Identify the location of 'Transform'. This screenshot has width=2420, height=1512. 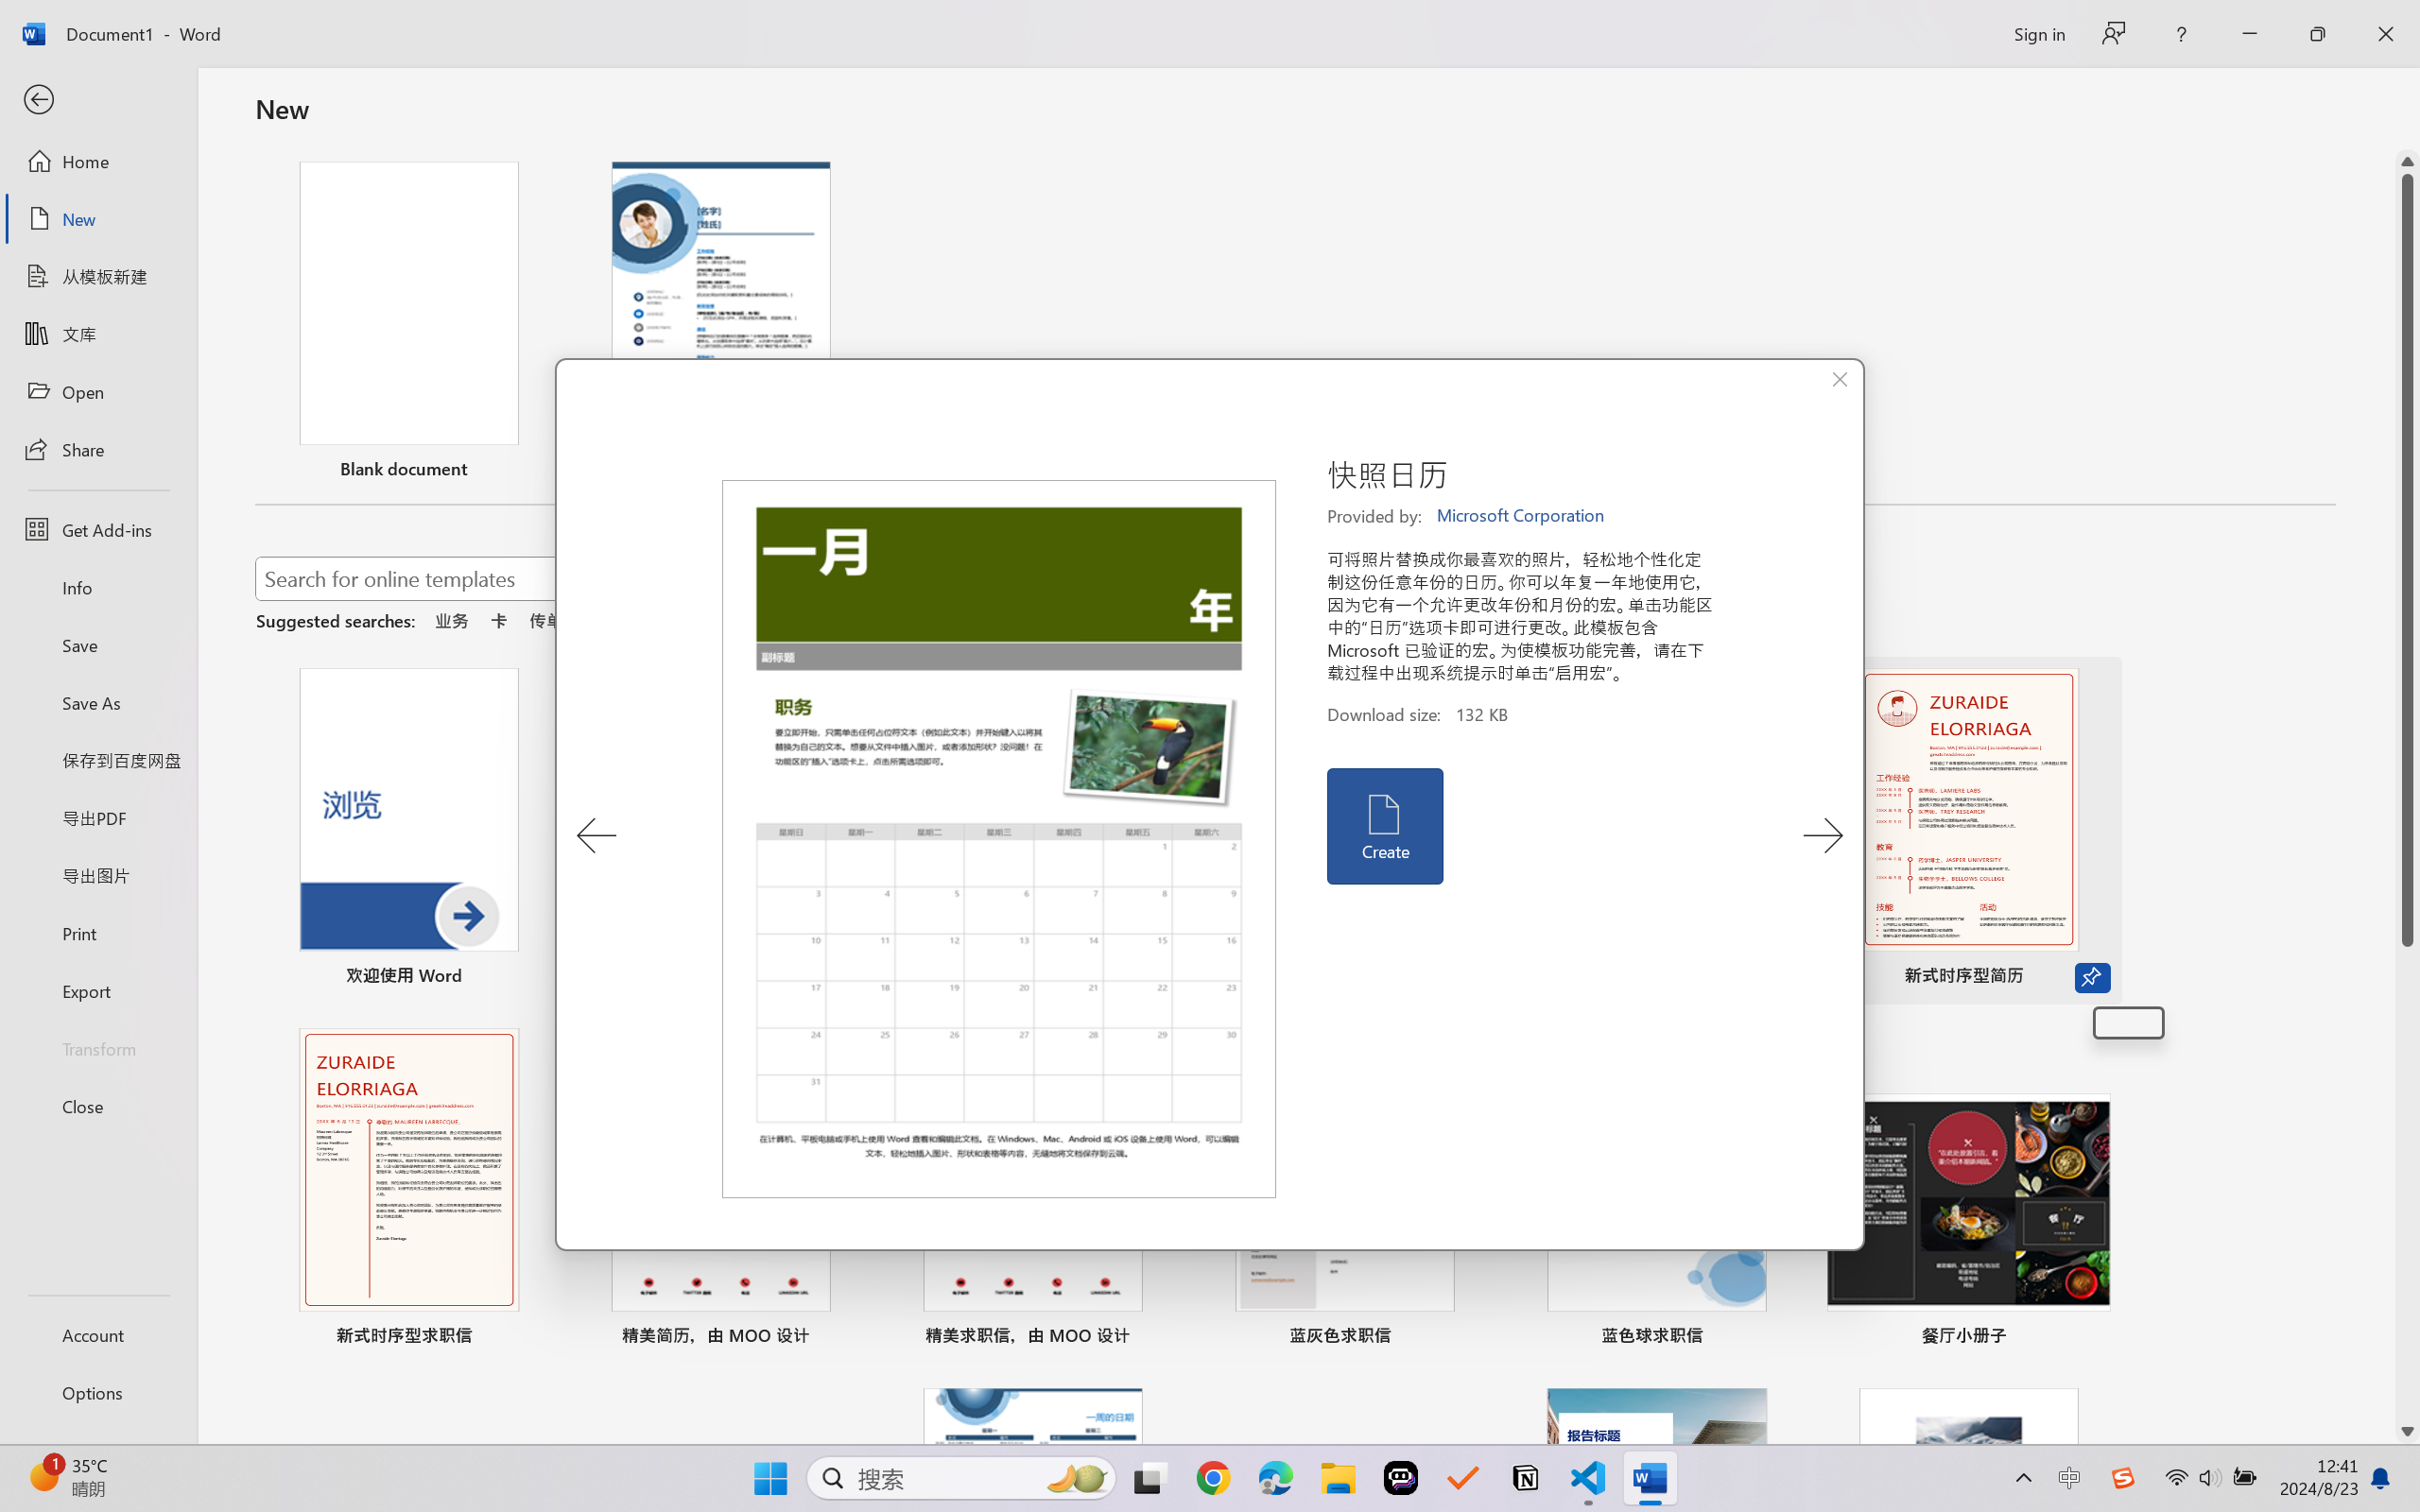
(97, 1046).